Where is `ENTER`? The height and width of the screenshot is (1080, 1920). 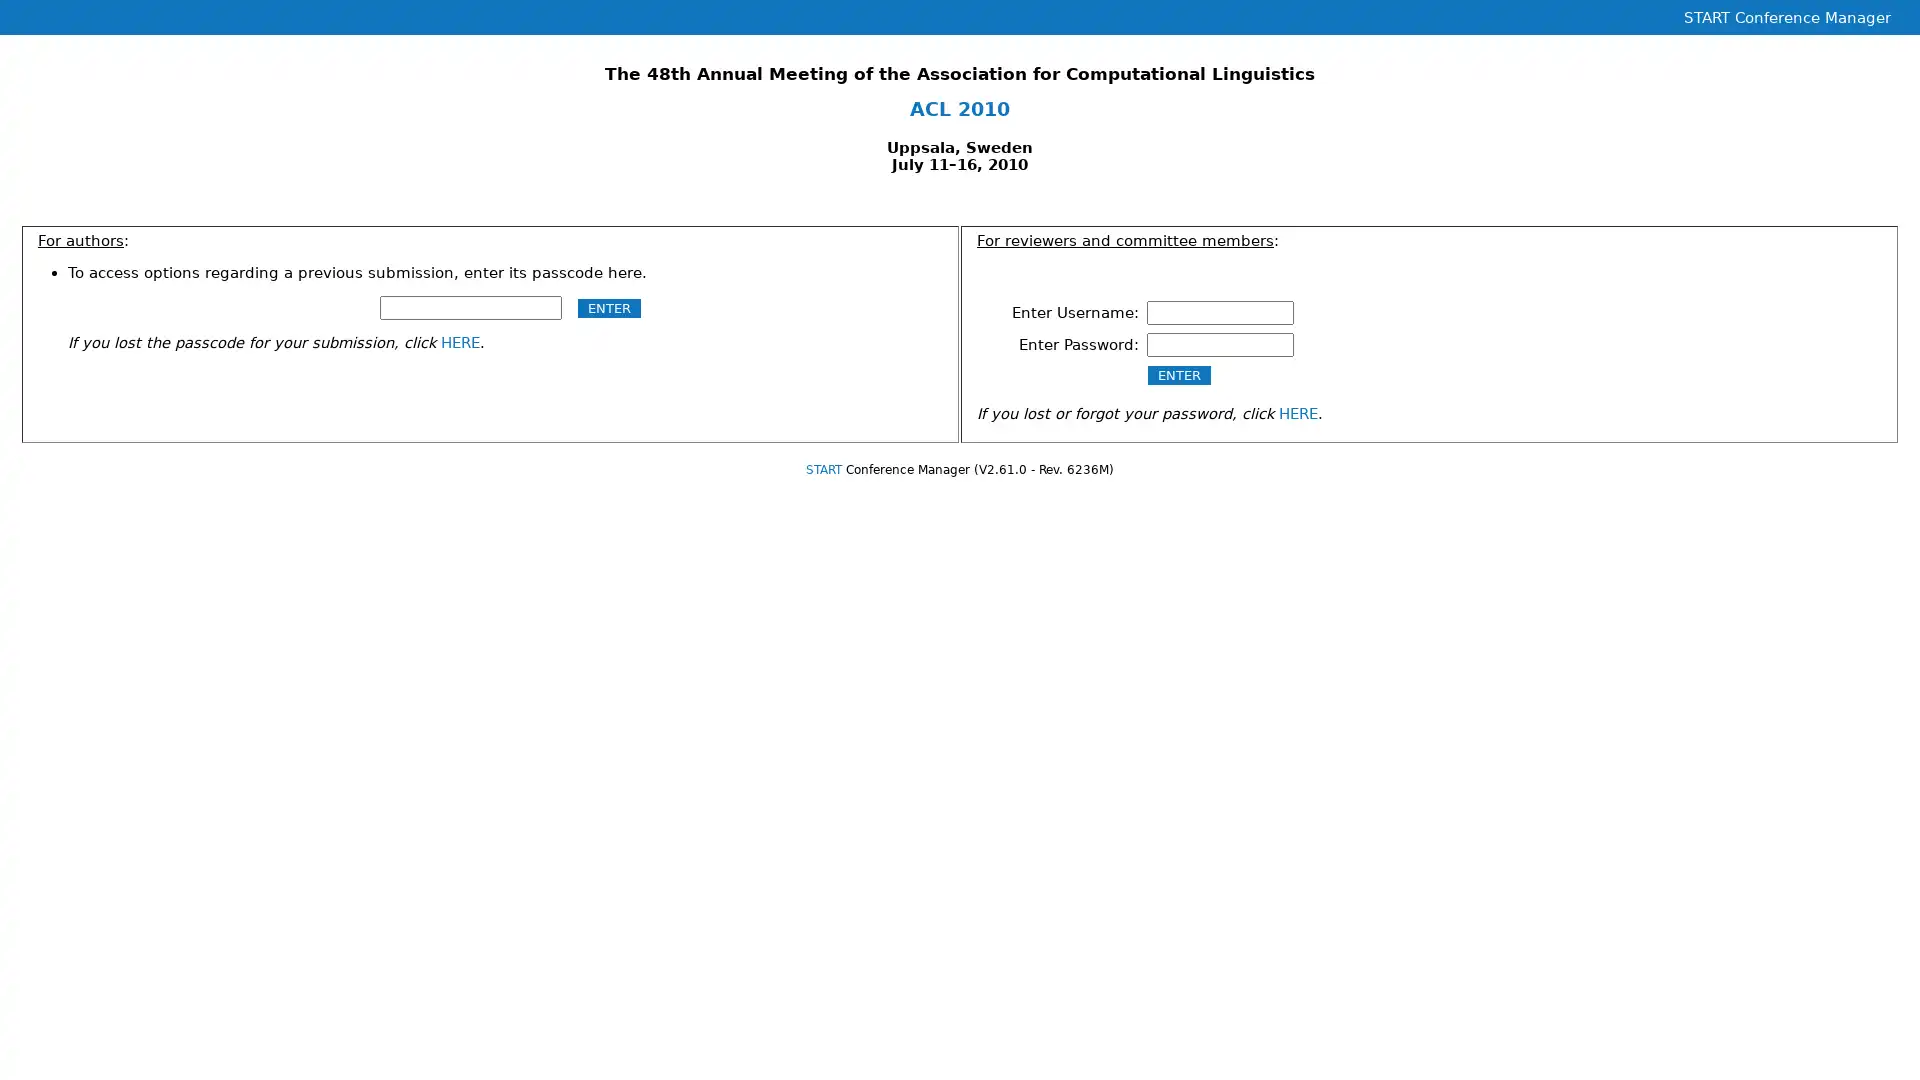 ENTER is located at coordinates (607, 307).